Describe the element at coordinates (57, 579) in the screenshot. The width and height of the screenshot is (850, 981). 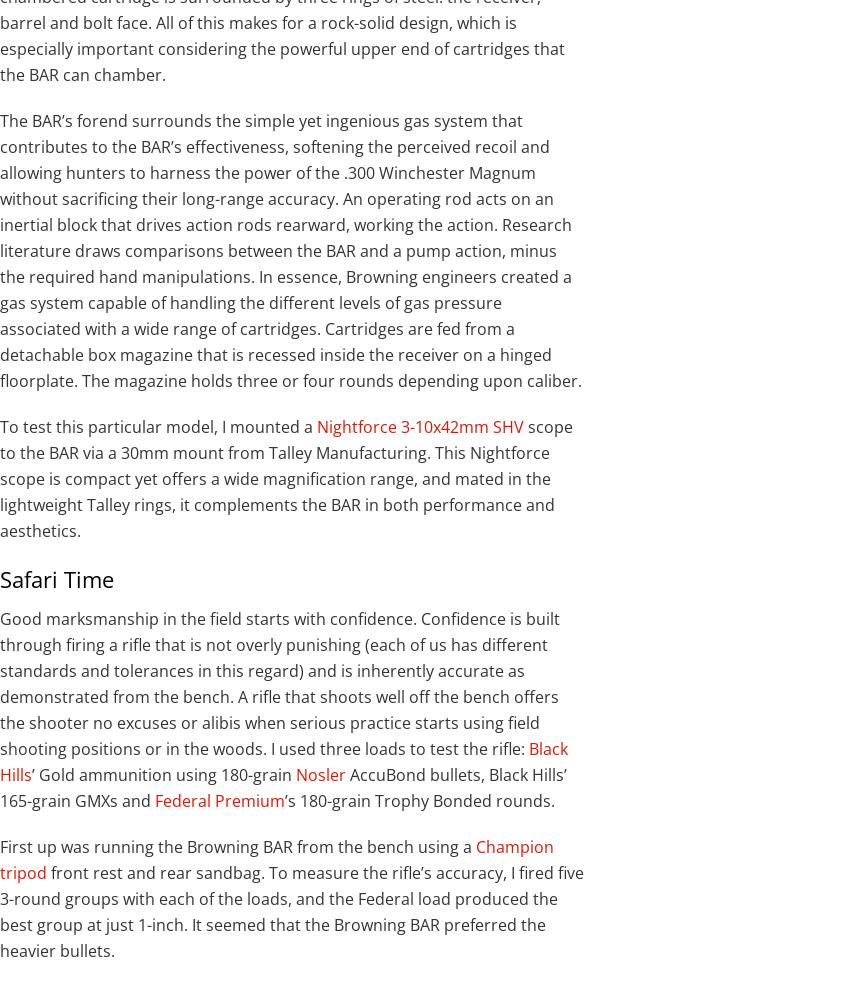
I see `'Safari Time'` at that location.